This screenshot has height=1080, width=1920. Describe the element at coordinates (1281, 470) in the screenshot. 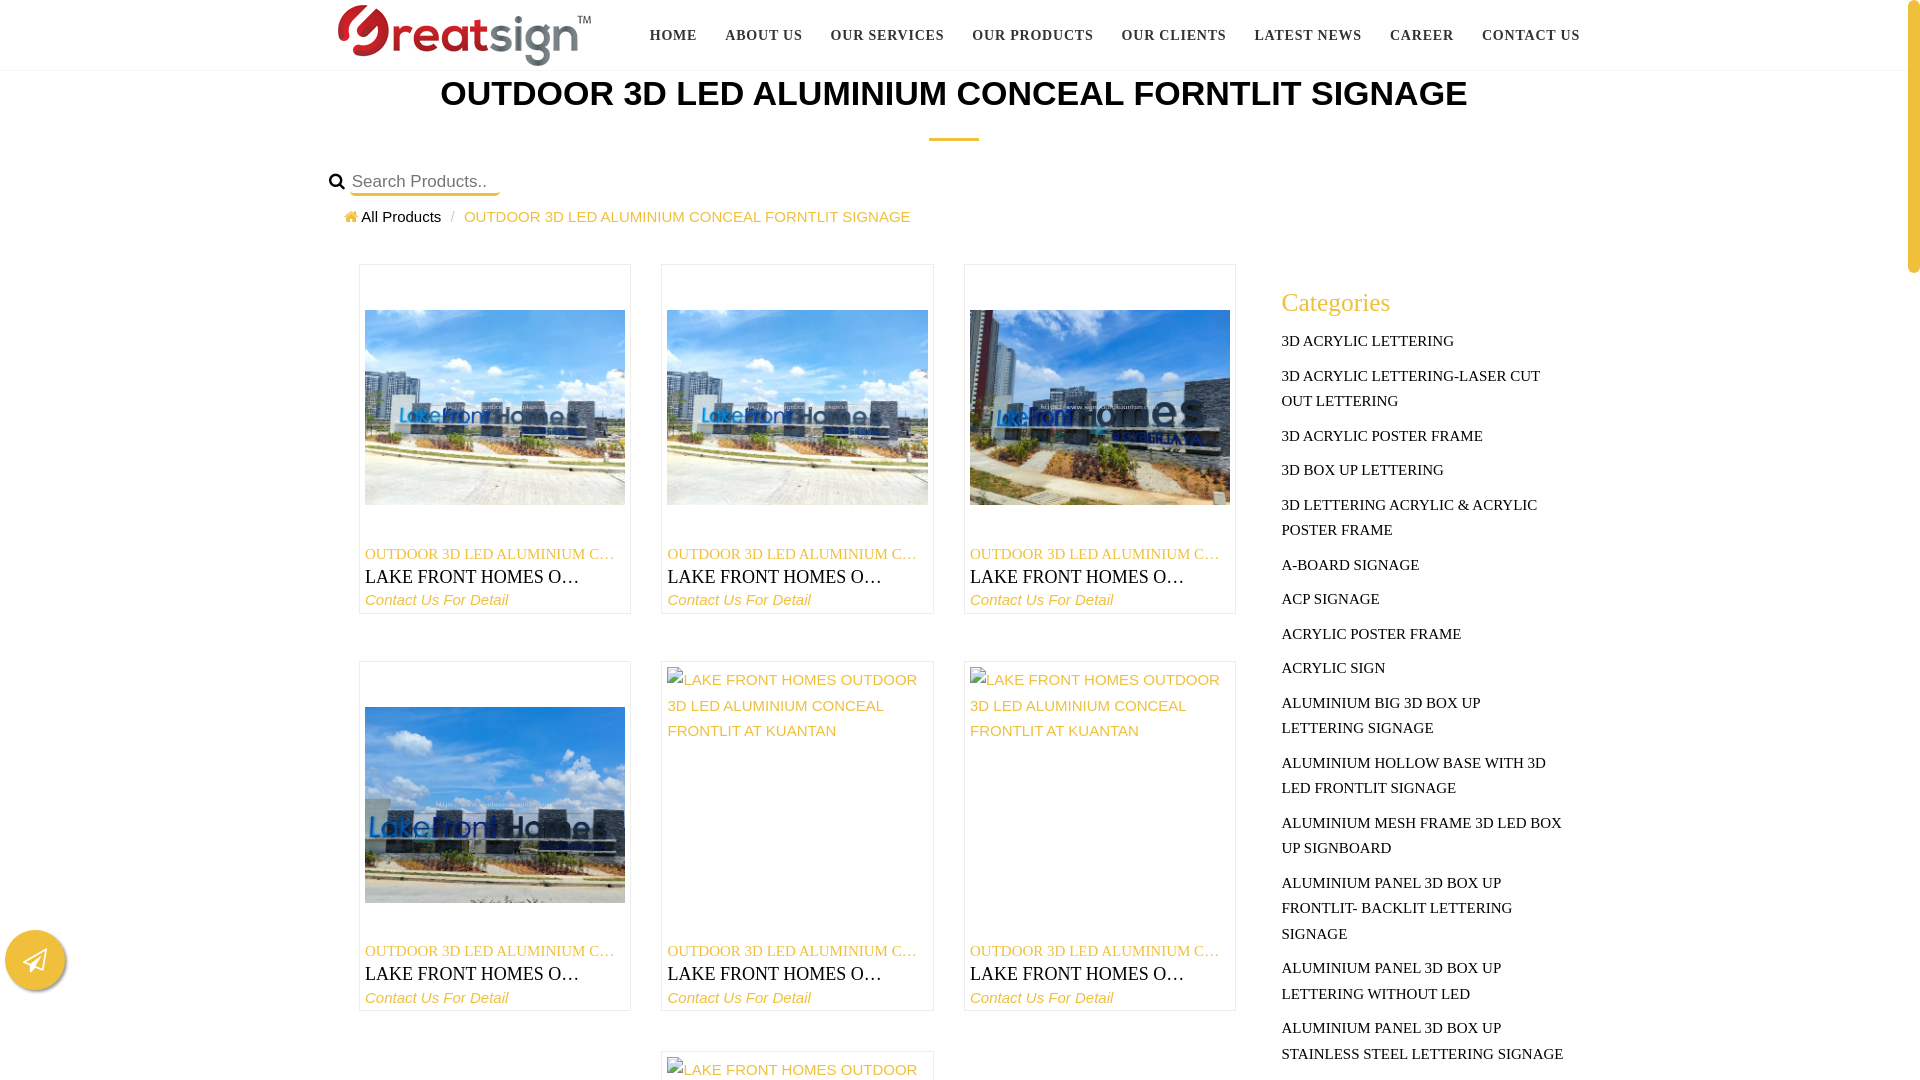

I see `'3D BOX UP LETTERING'` at that location.